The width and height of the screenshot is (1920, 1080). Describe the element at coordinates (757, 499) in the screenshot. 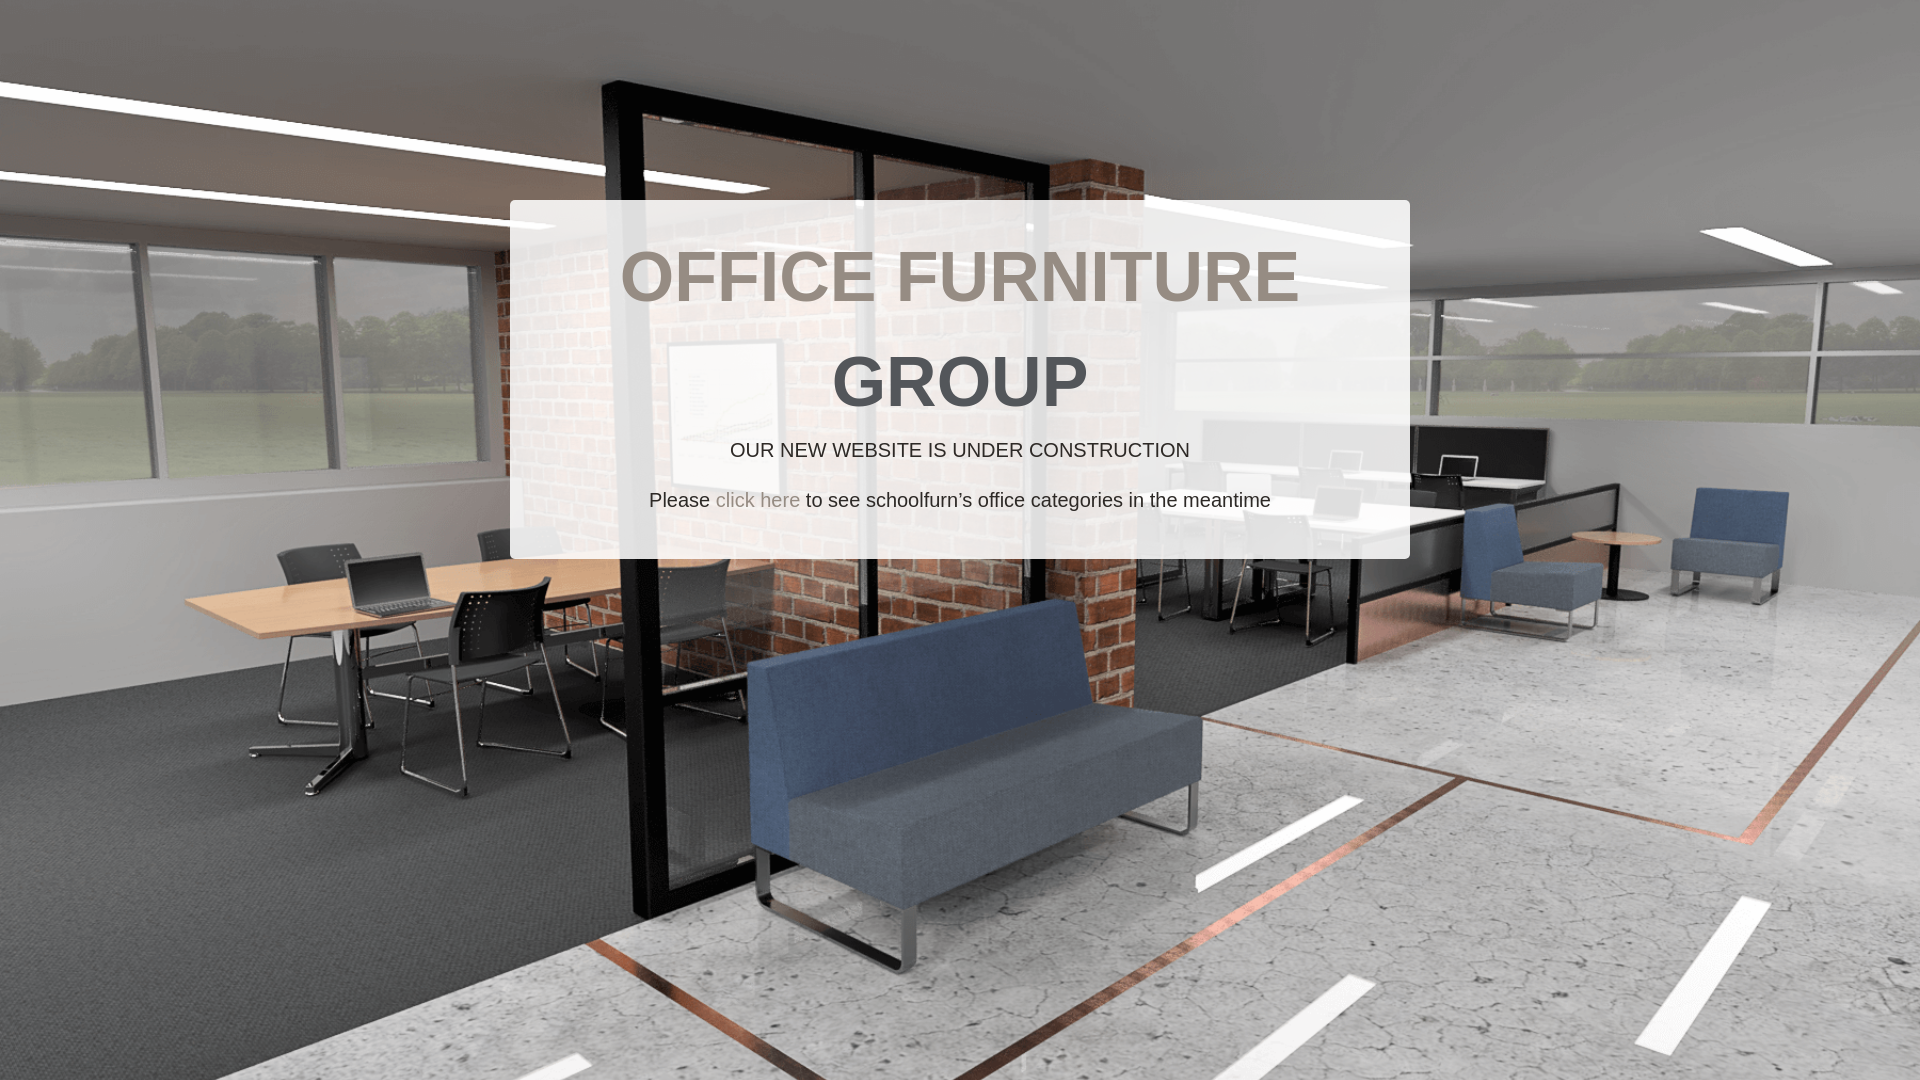

I see `'click here'` at that location.